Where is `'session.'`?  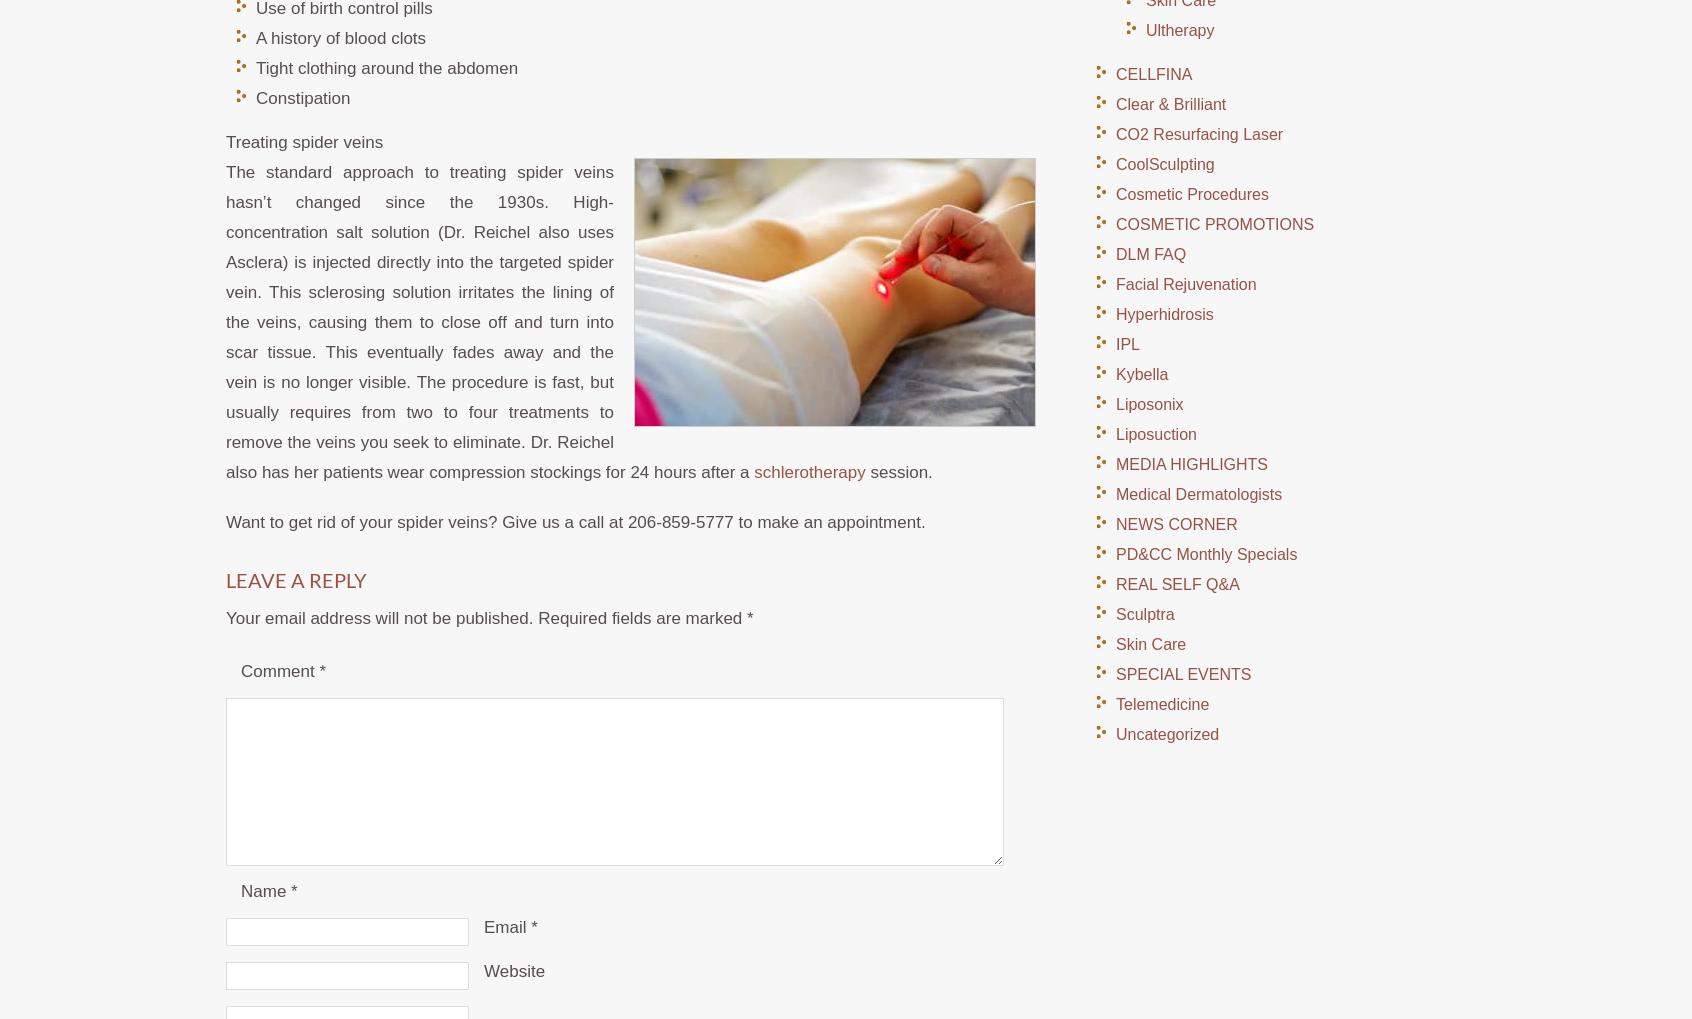
'session.' is located at coordinates (863, 471).